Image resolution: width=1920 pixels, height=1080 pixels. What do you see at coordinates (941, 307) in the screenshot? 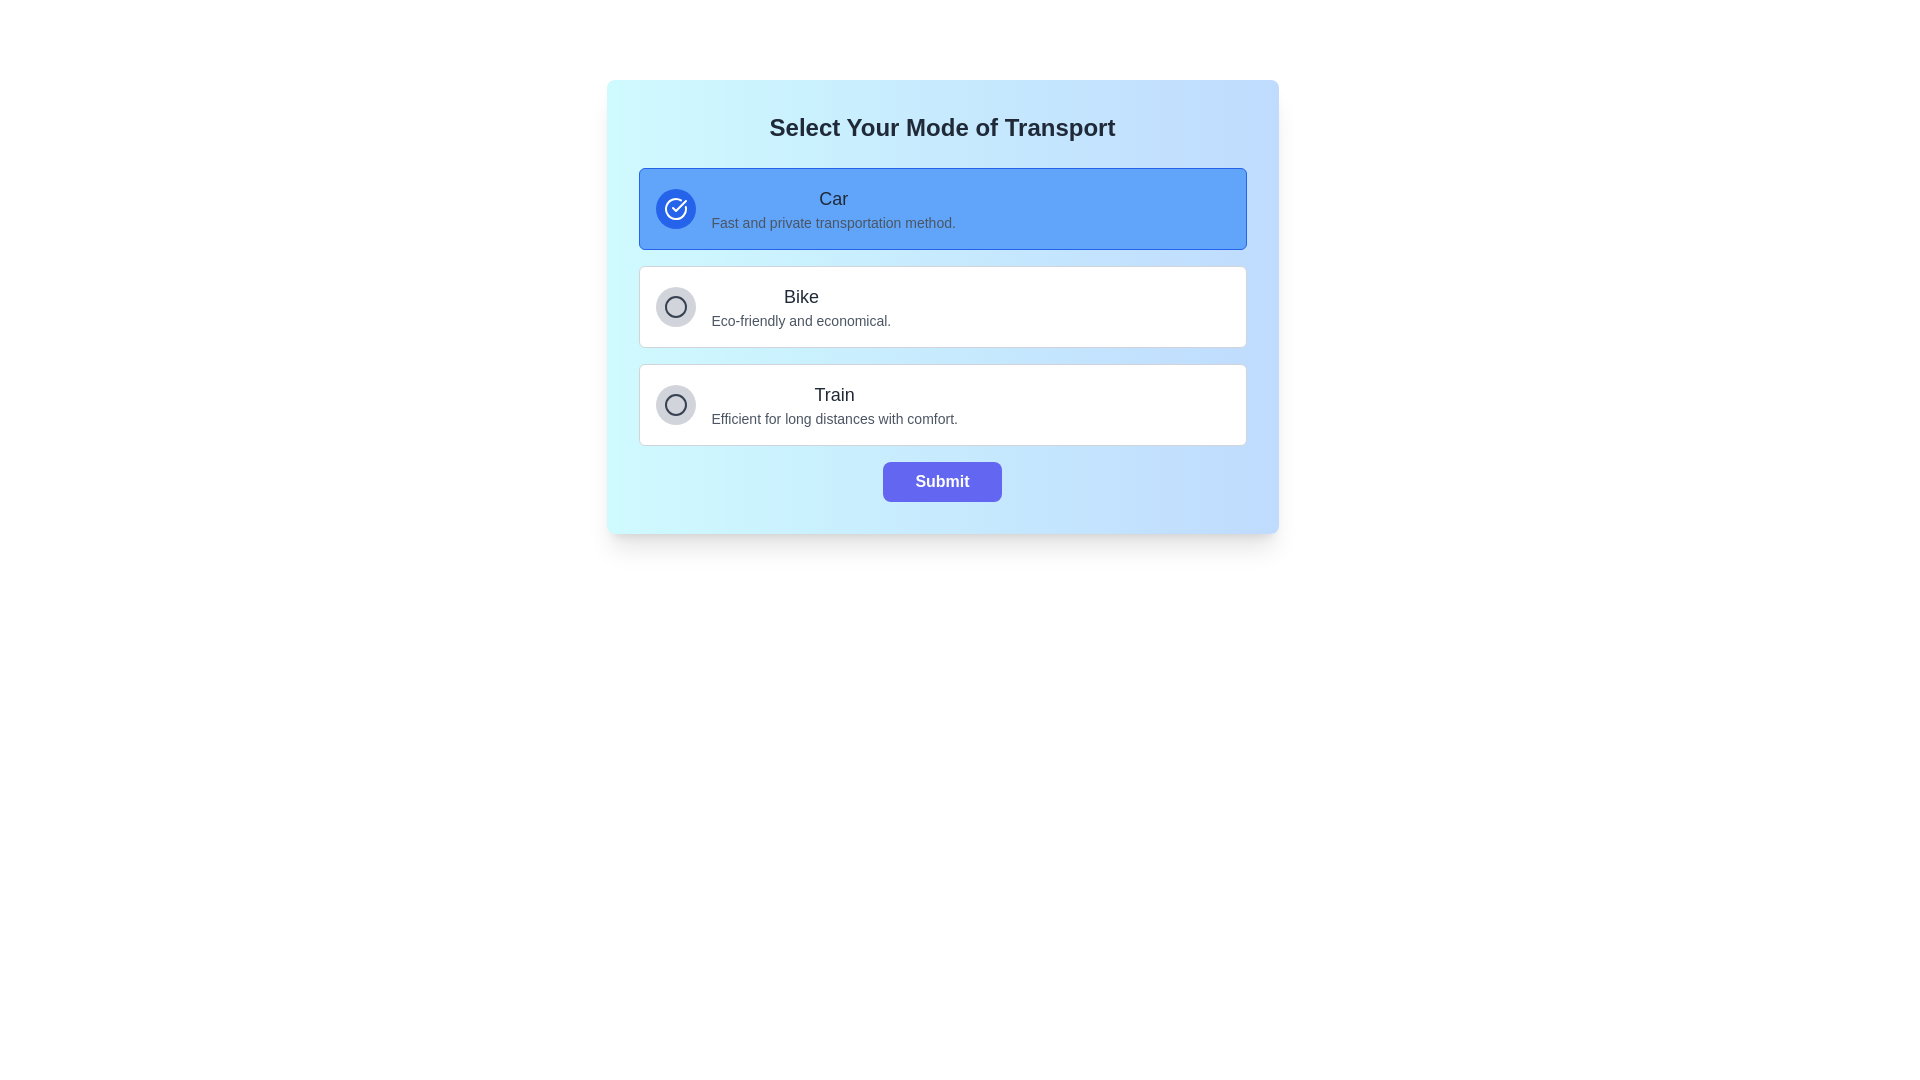
I see `the 'Bike' selectable option in the transportation mode selection menu` at bounding box center [941, 307].